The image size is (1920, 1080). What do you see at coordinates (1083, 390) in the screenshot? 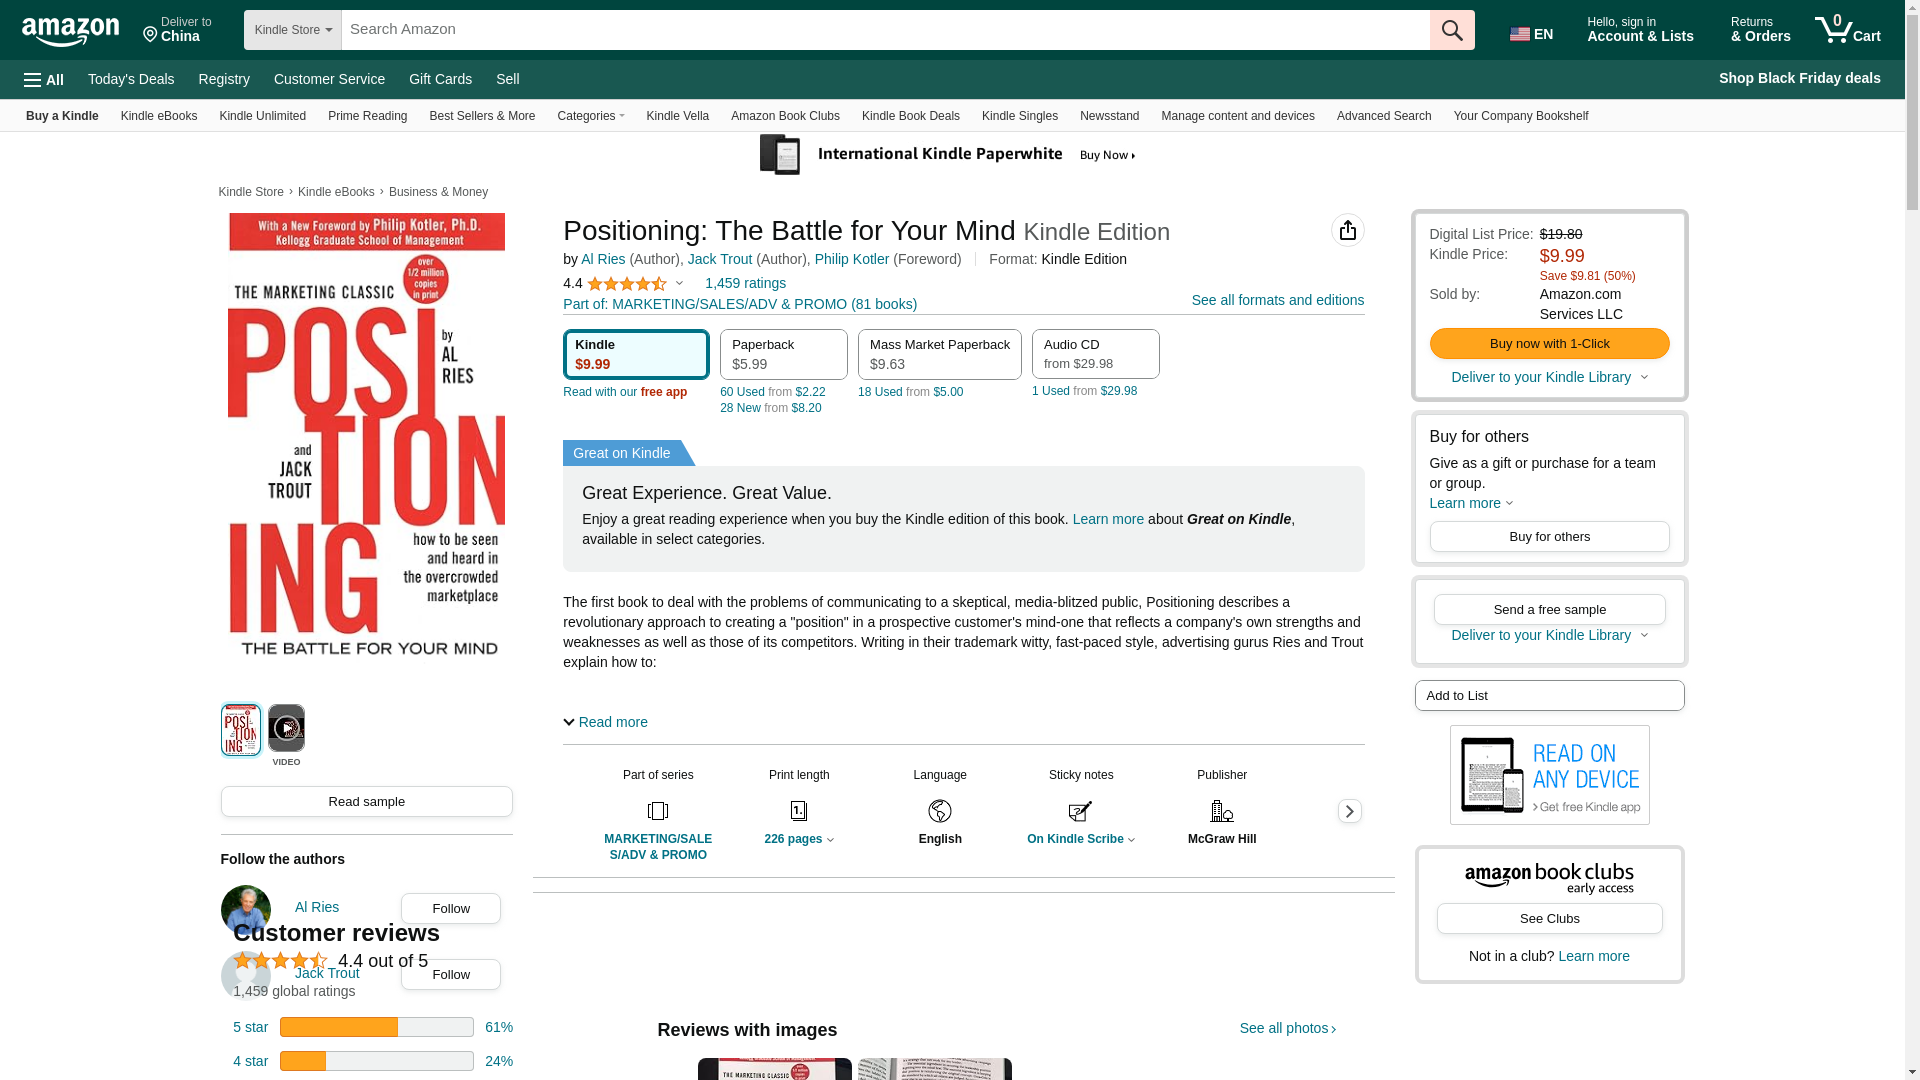
I see `'1 Used from $29.98'` at bounding box center [1083, 390].